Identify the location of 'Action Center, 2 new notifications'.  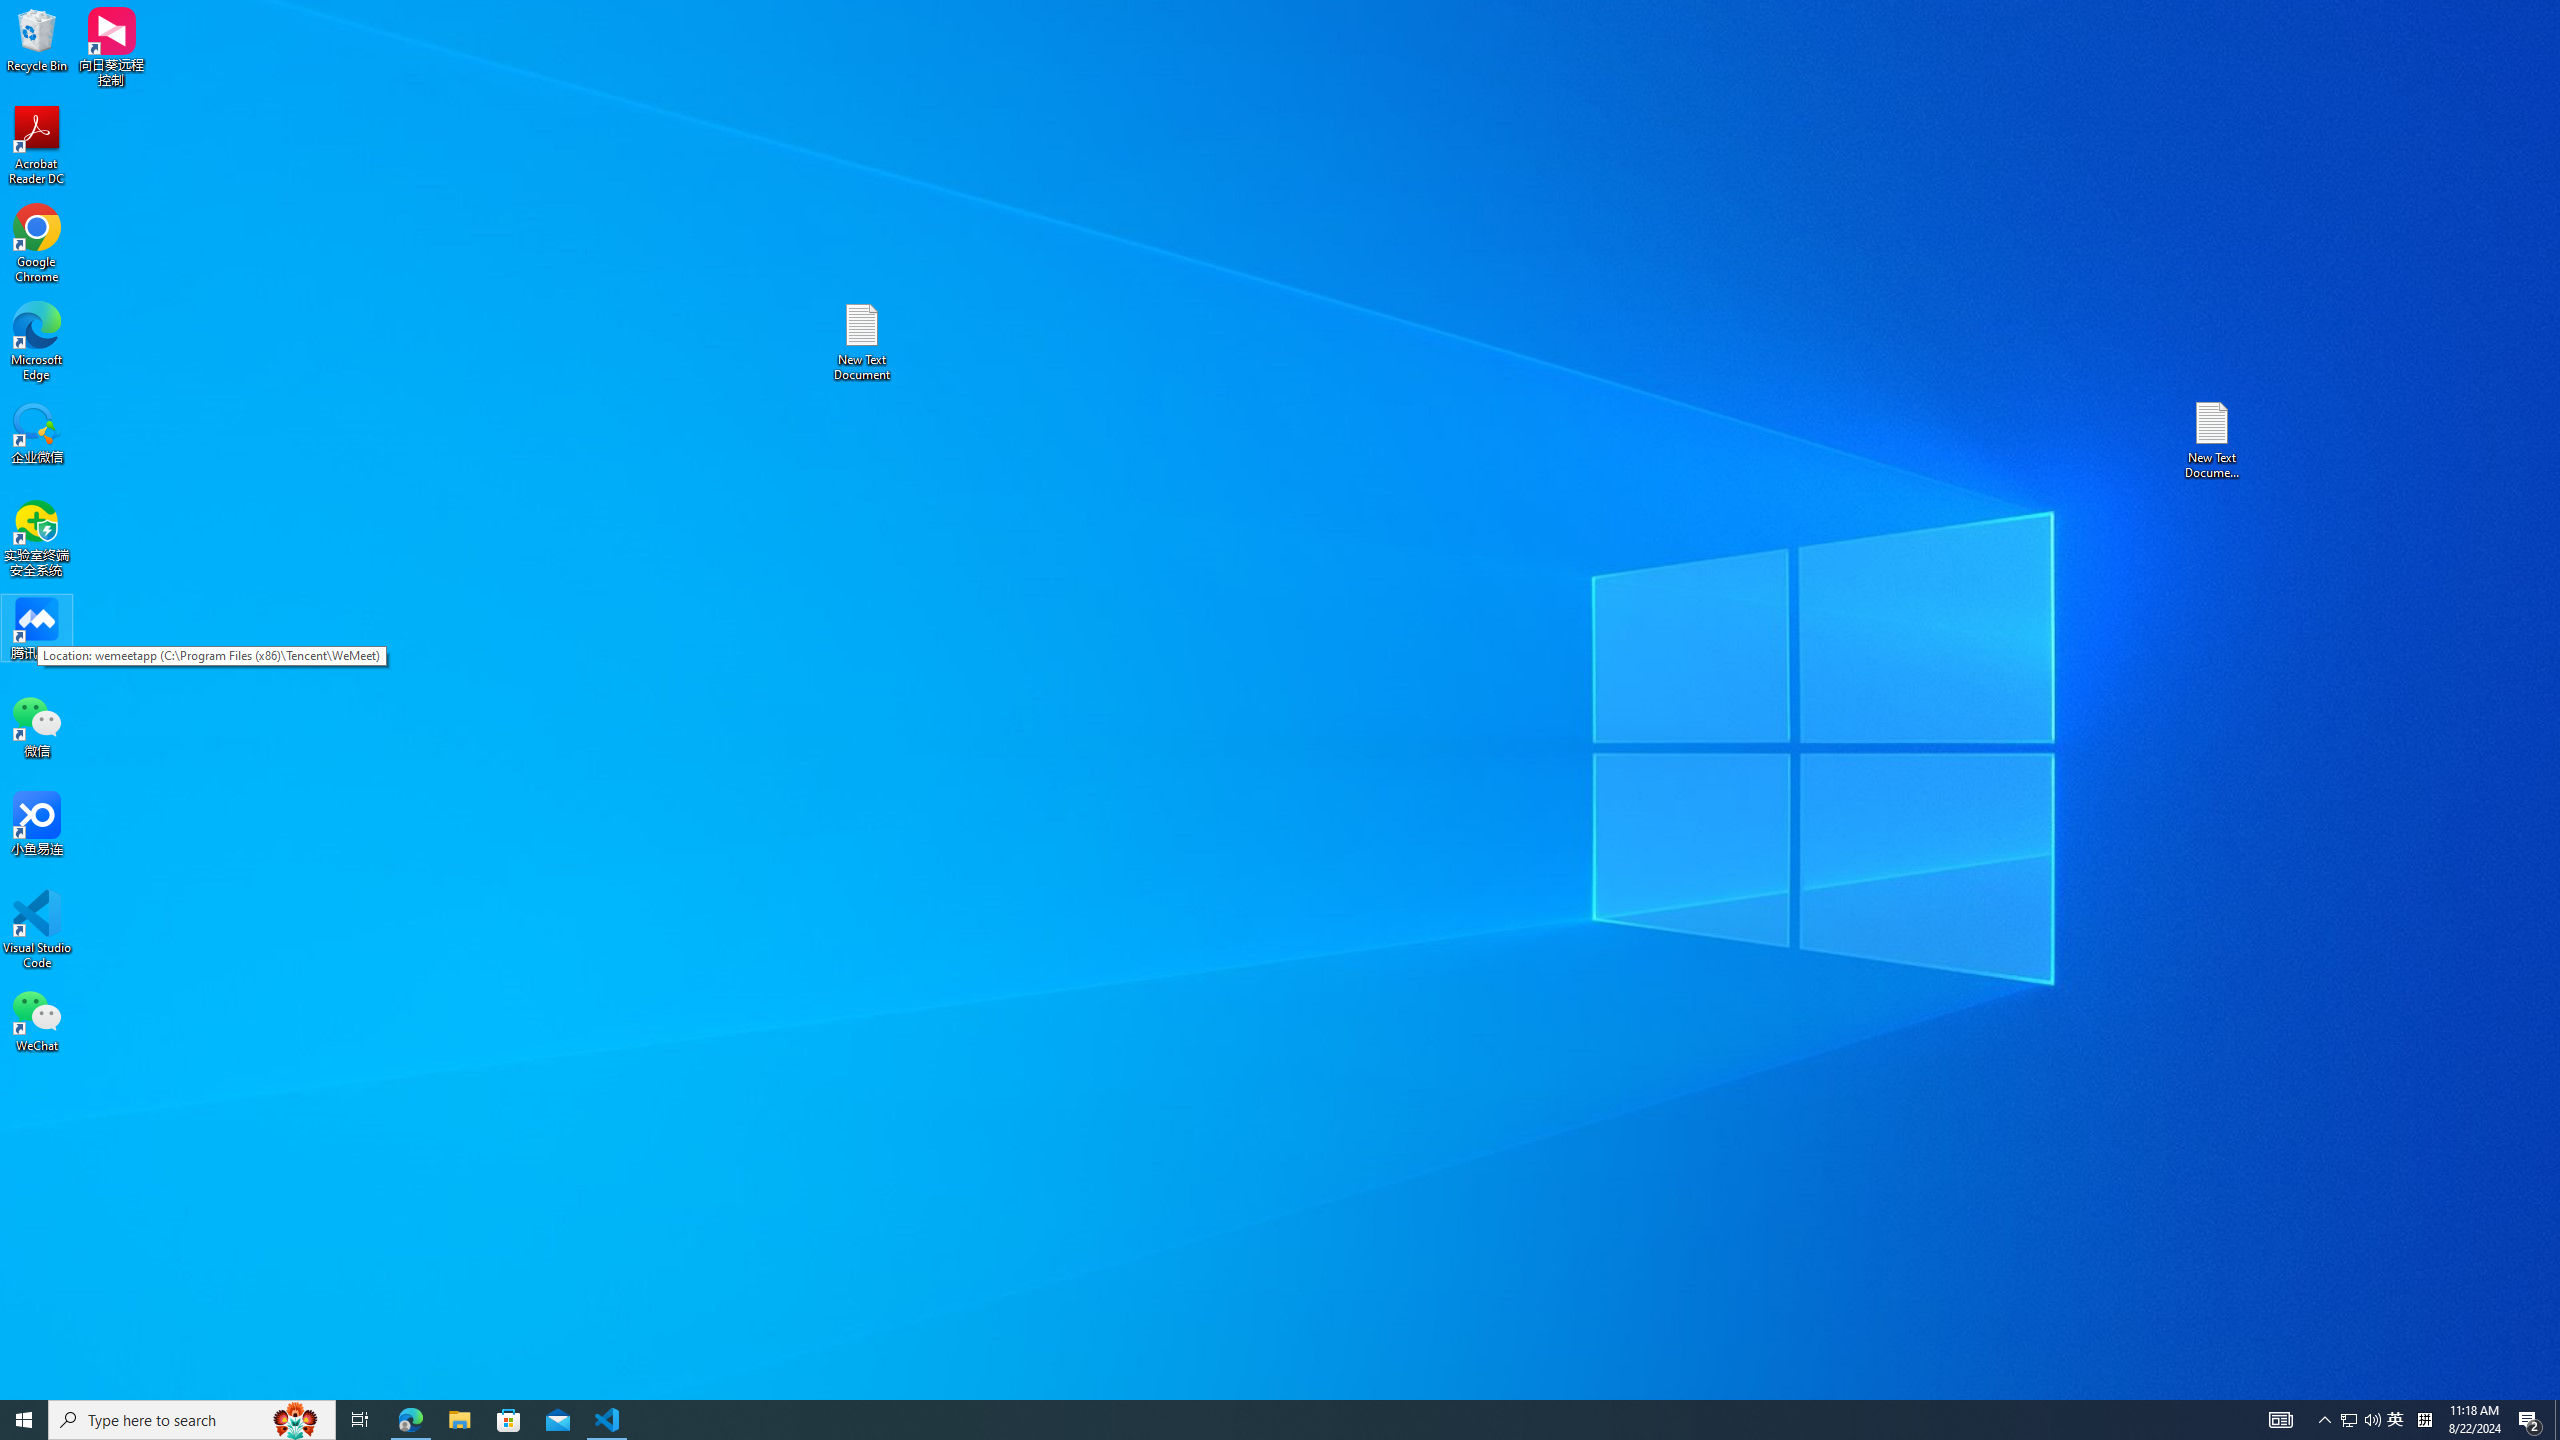
(2530, 1418).